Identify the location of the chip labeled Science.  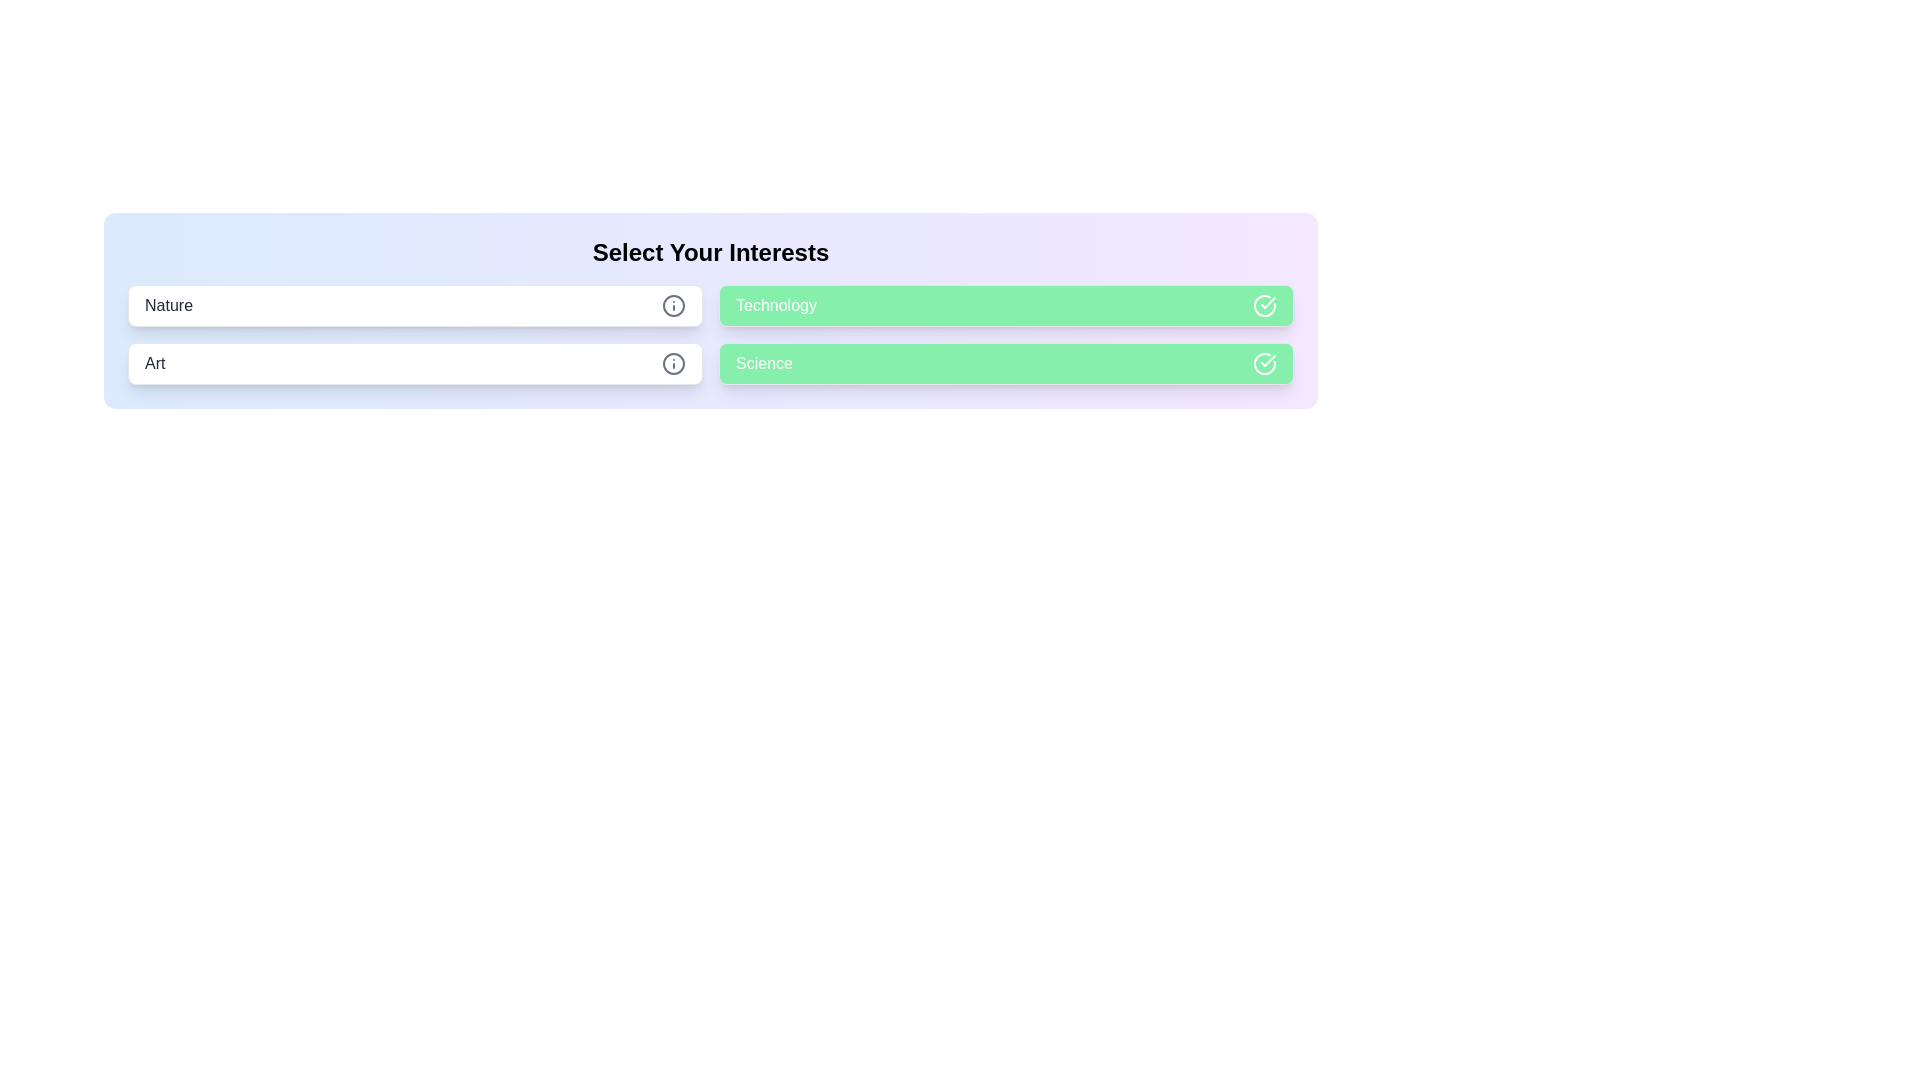
(1006, 363).